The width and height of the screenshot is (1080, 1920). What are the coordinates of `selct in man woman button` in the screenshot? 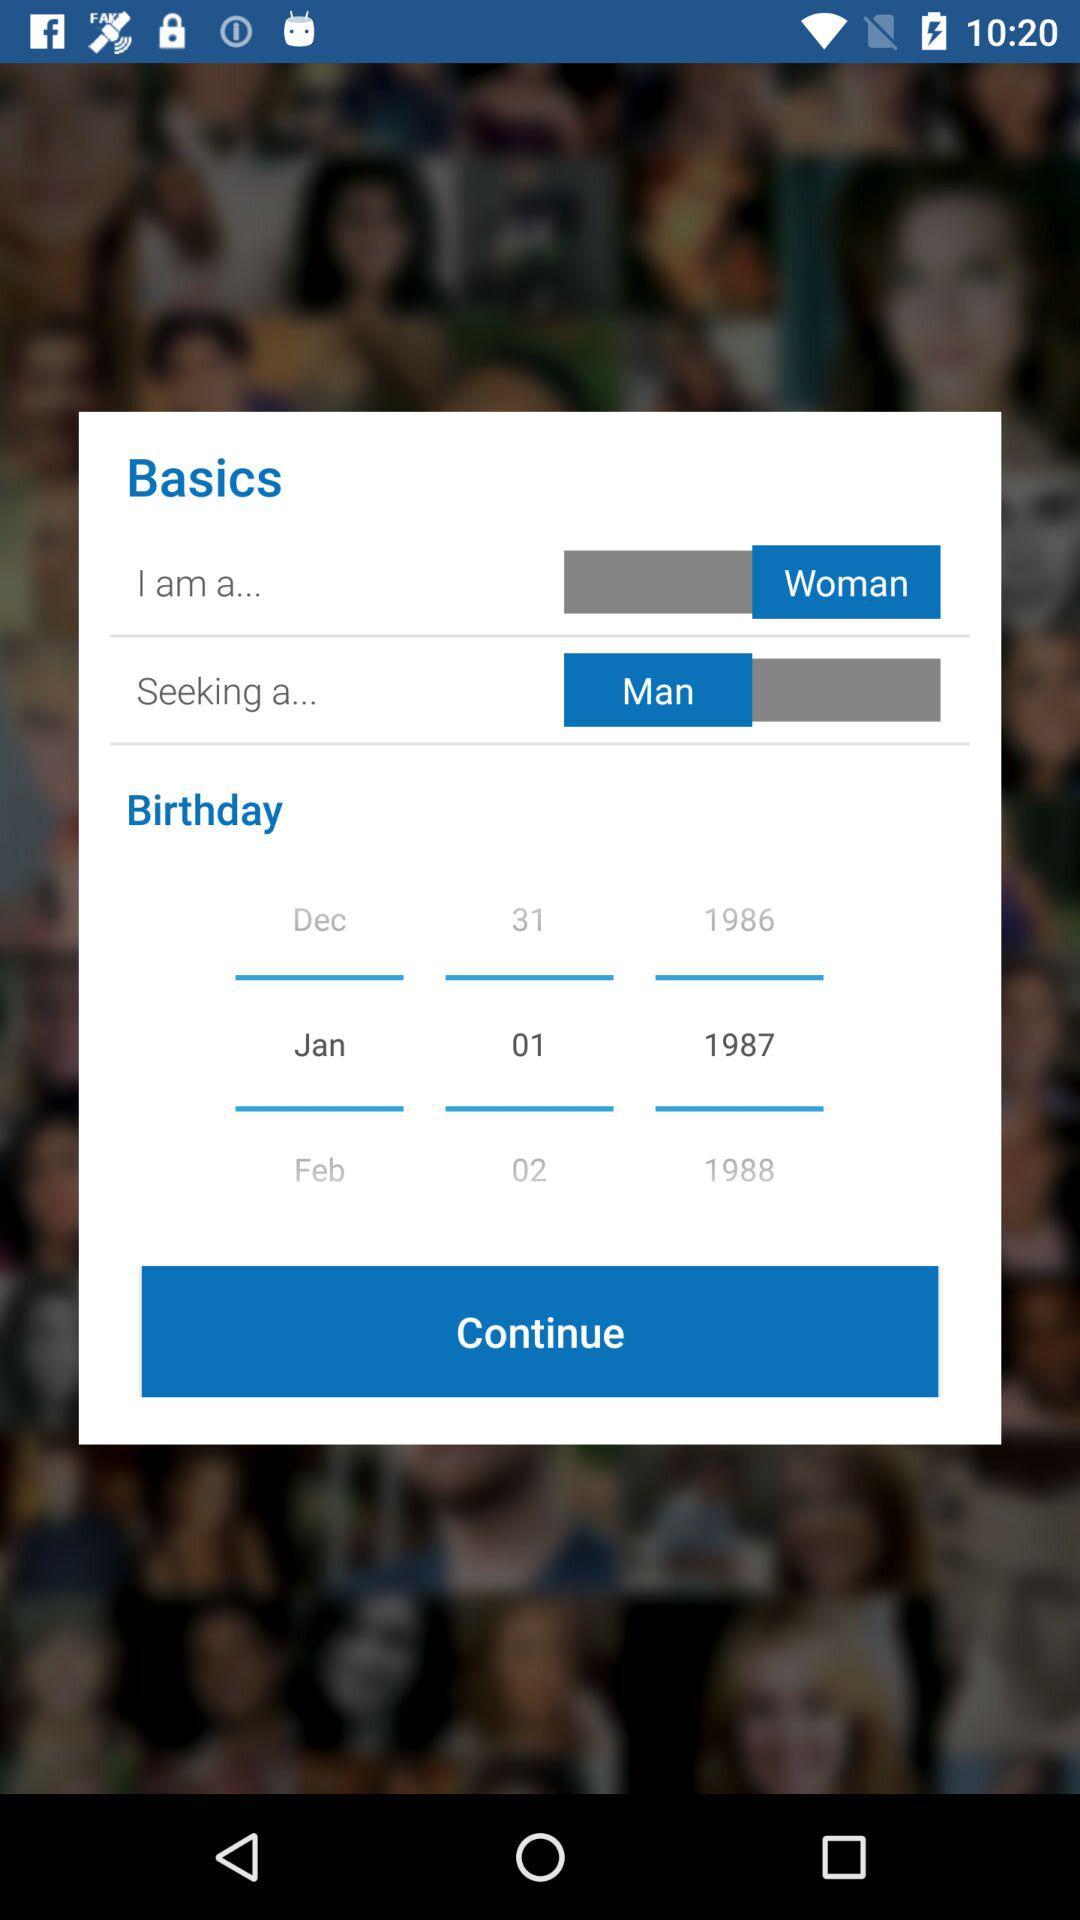 It's located at (756, 690).